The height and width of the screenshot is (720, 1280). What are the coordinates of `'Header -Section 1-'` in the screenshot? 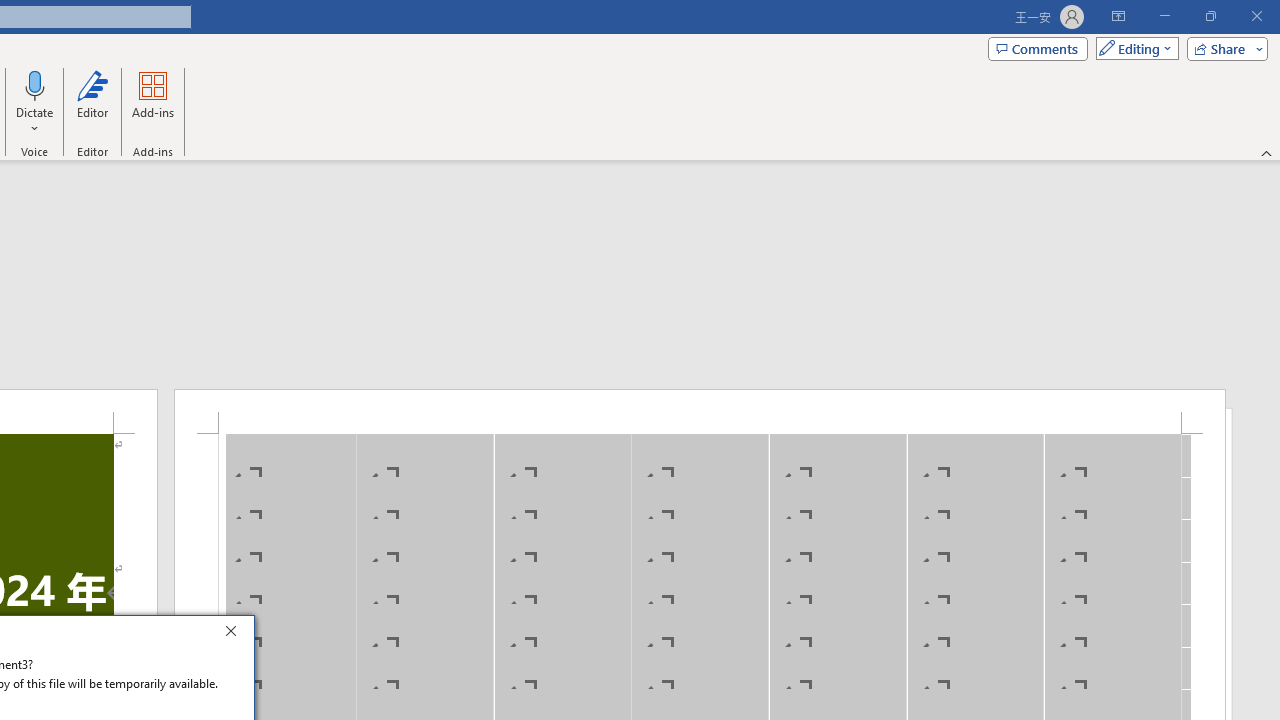 It's located at (700, 410).